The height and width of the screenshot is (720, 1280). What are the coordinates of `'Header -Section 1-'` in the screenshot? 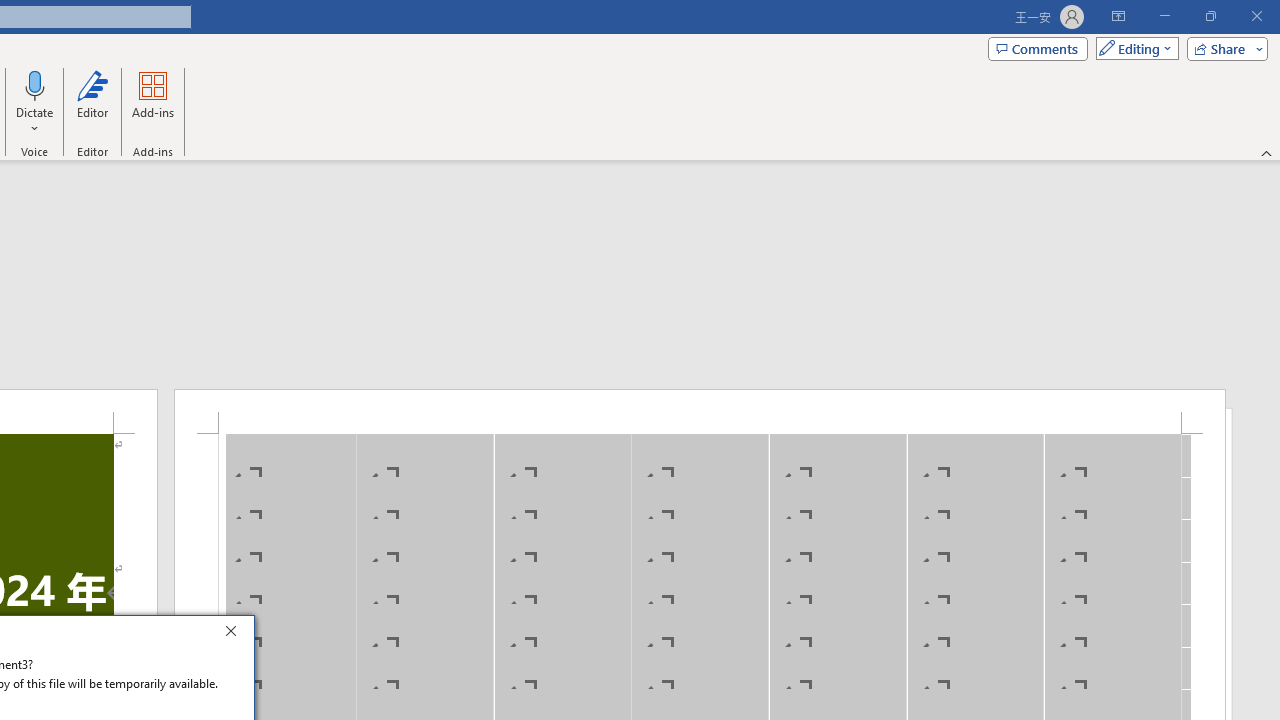 It's located at (700, 410).